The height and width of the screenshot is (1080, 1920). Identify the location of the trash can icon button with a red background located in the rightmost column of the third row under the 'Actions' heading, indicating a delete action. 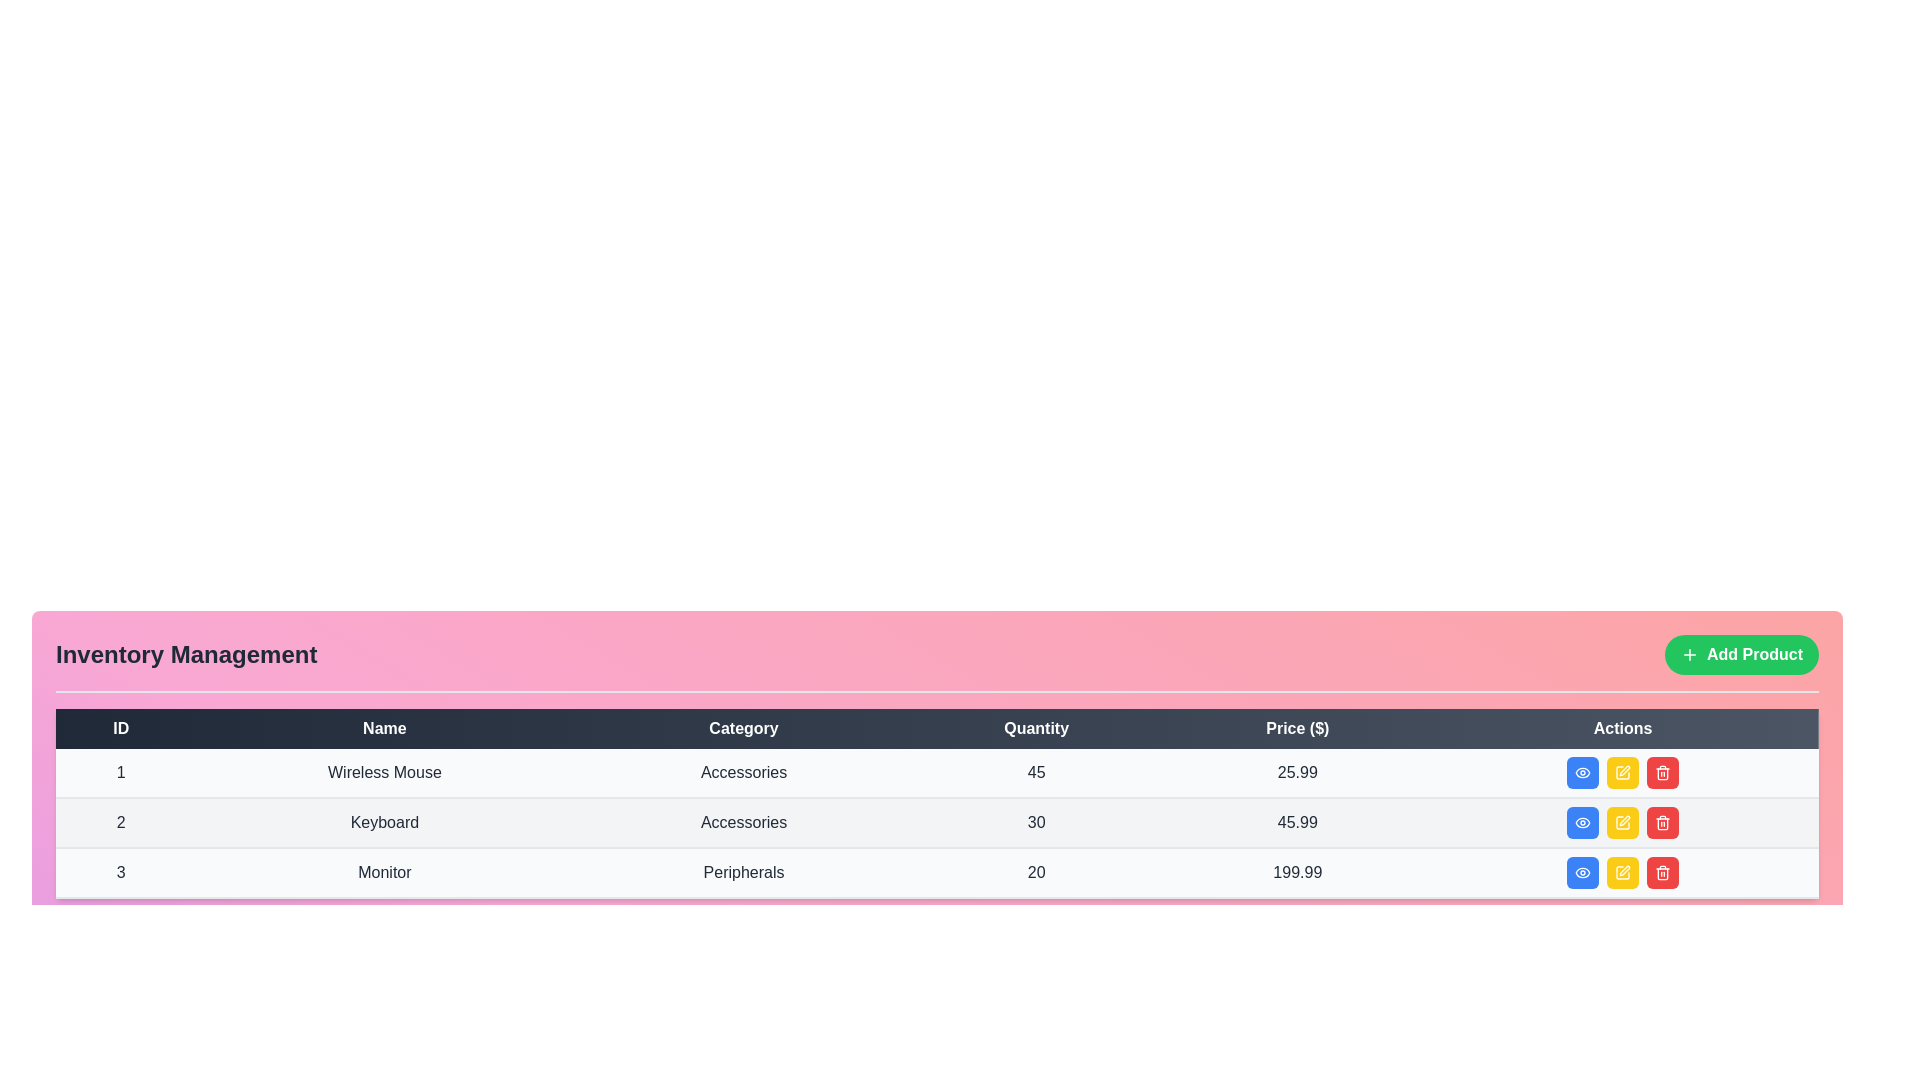
(1663, 871).